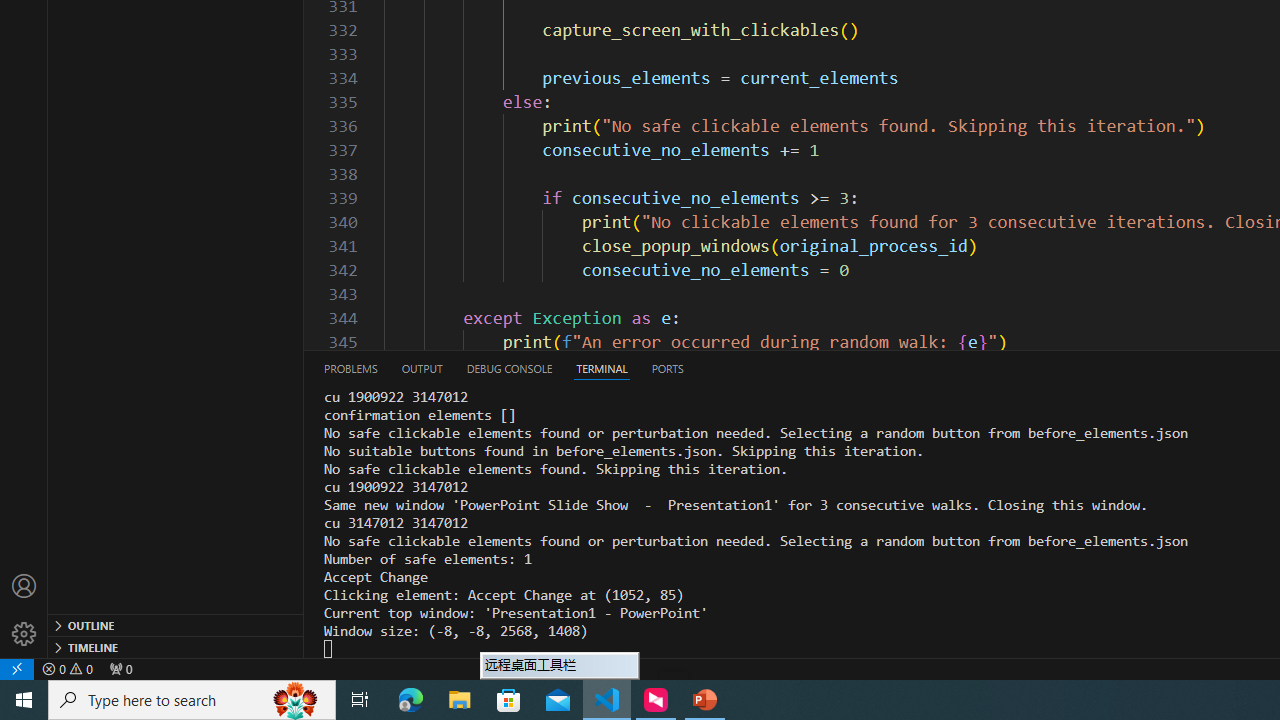 Image resolution: width=1280 pixels, height=720 pixels. I want to click on 'Debug Console (Ctrl+Shift+Y)', so click(509, 368).